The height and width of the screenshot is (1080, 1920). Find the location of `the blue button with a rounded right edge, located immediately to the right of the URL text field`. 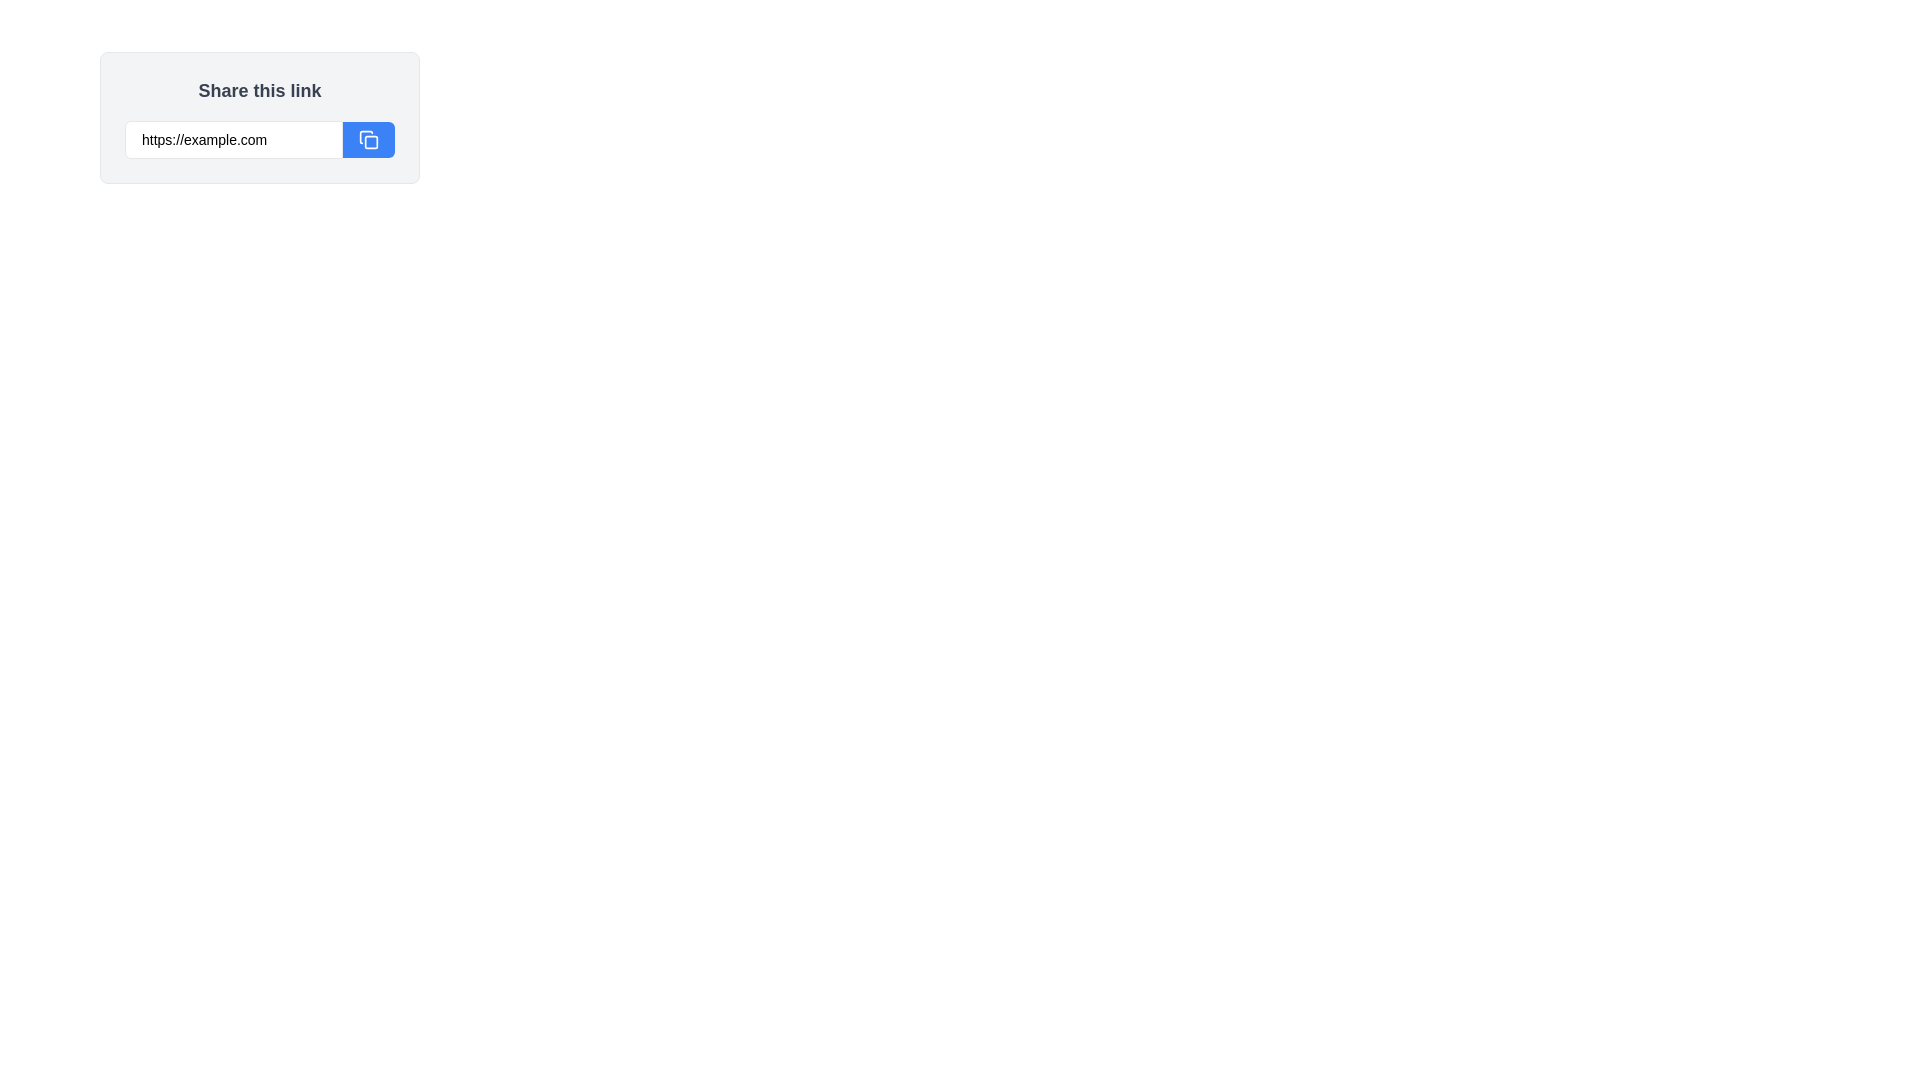

the blue button with a rounded right edge, located immediately to the right of the URL text field is located at coordinates (369, 138).